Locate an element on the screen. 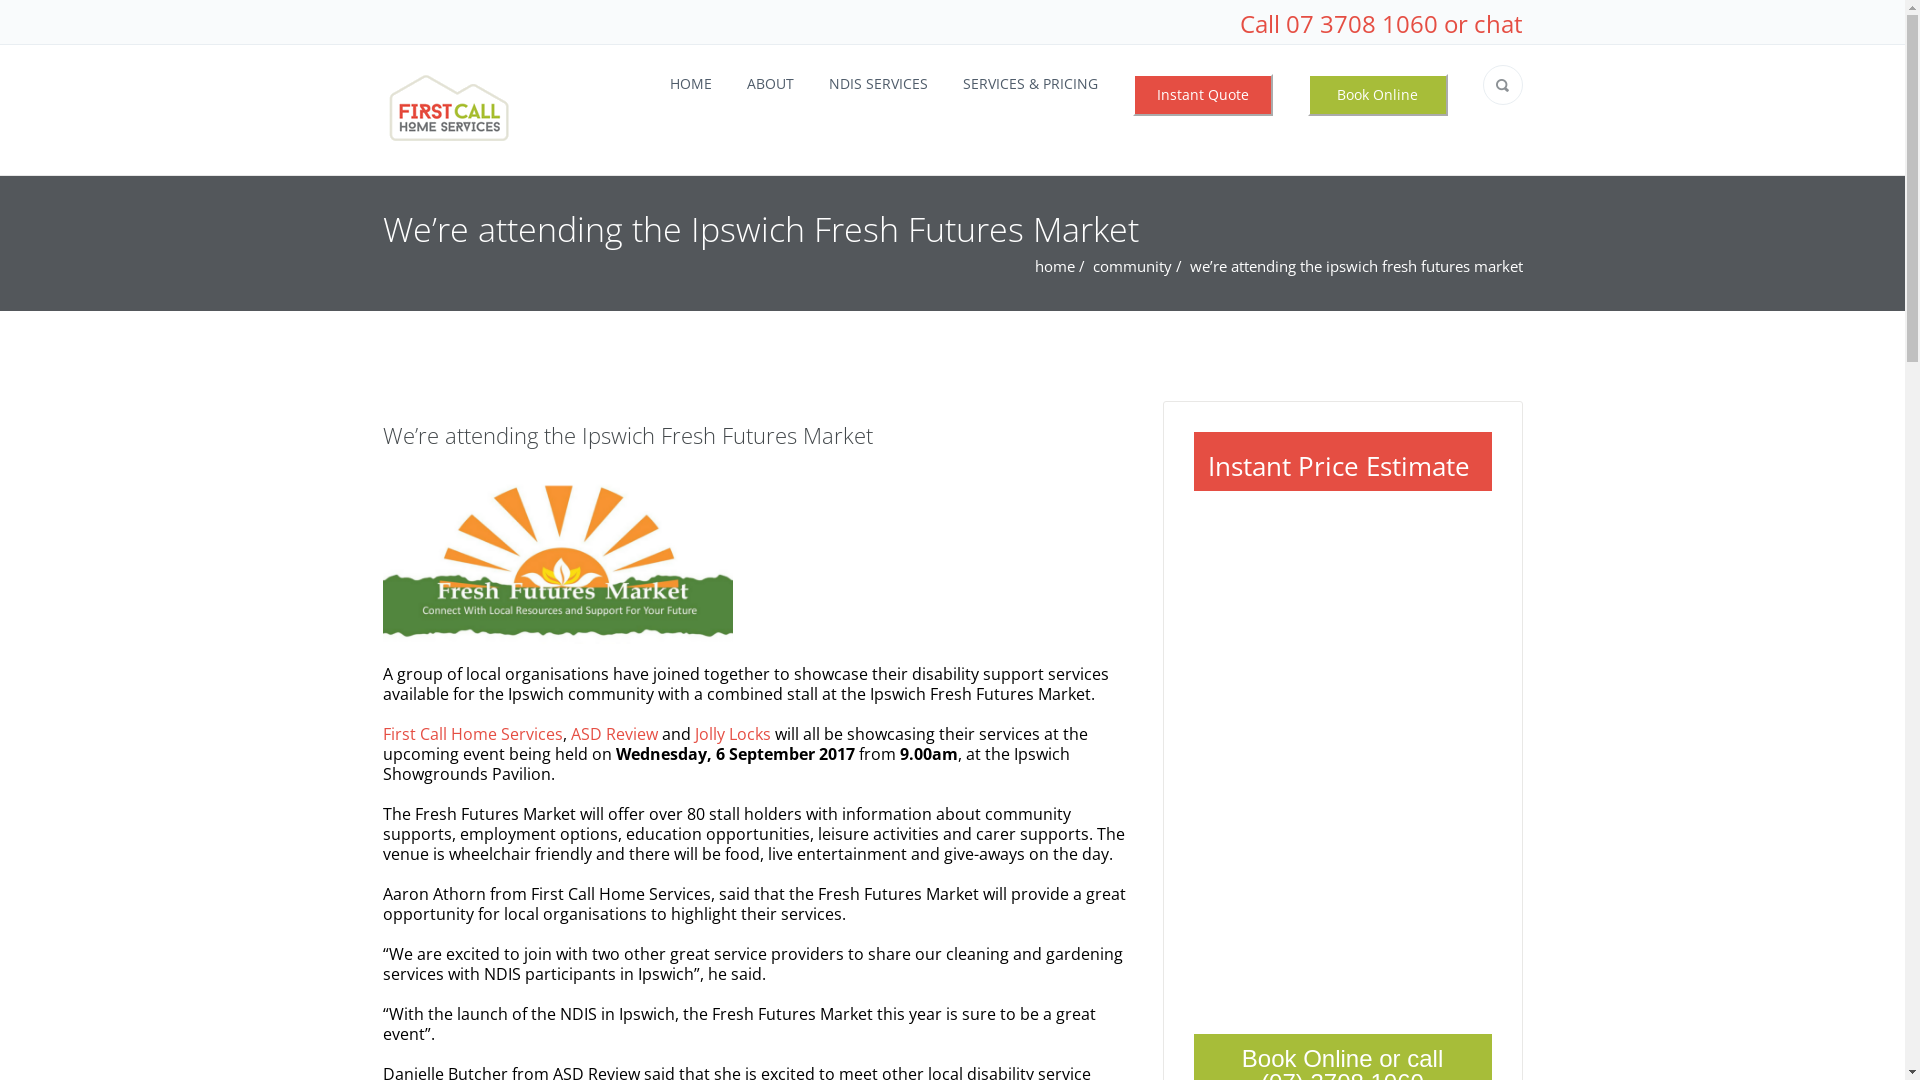 The image size is (1920, 1080). 'Call 07 3708 1060' is located at coordinates (1339, 23).